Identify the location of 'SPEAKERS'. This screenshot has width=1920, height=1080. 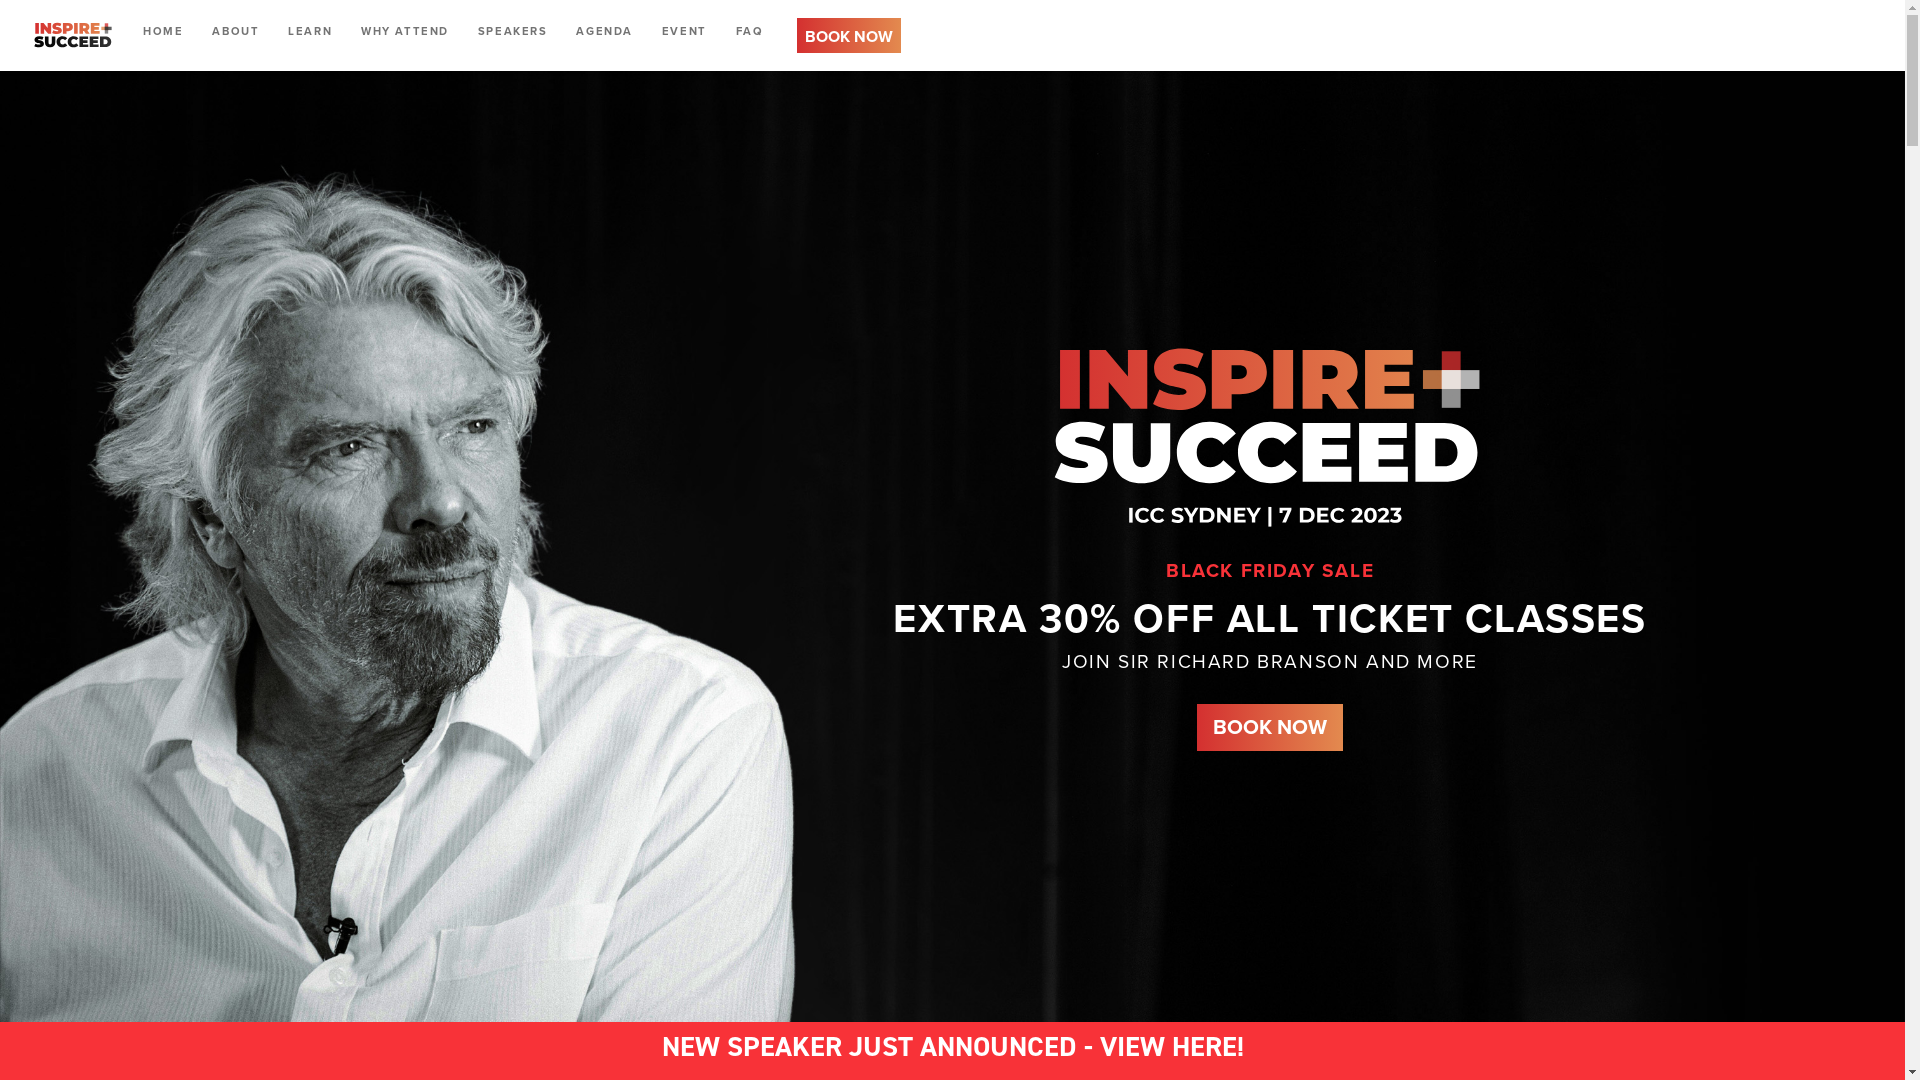
(513, 30).